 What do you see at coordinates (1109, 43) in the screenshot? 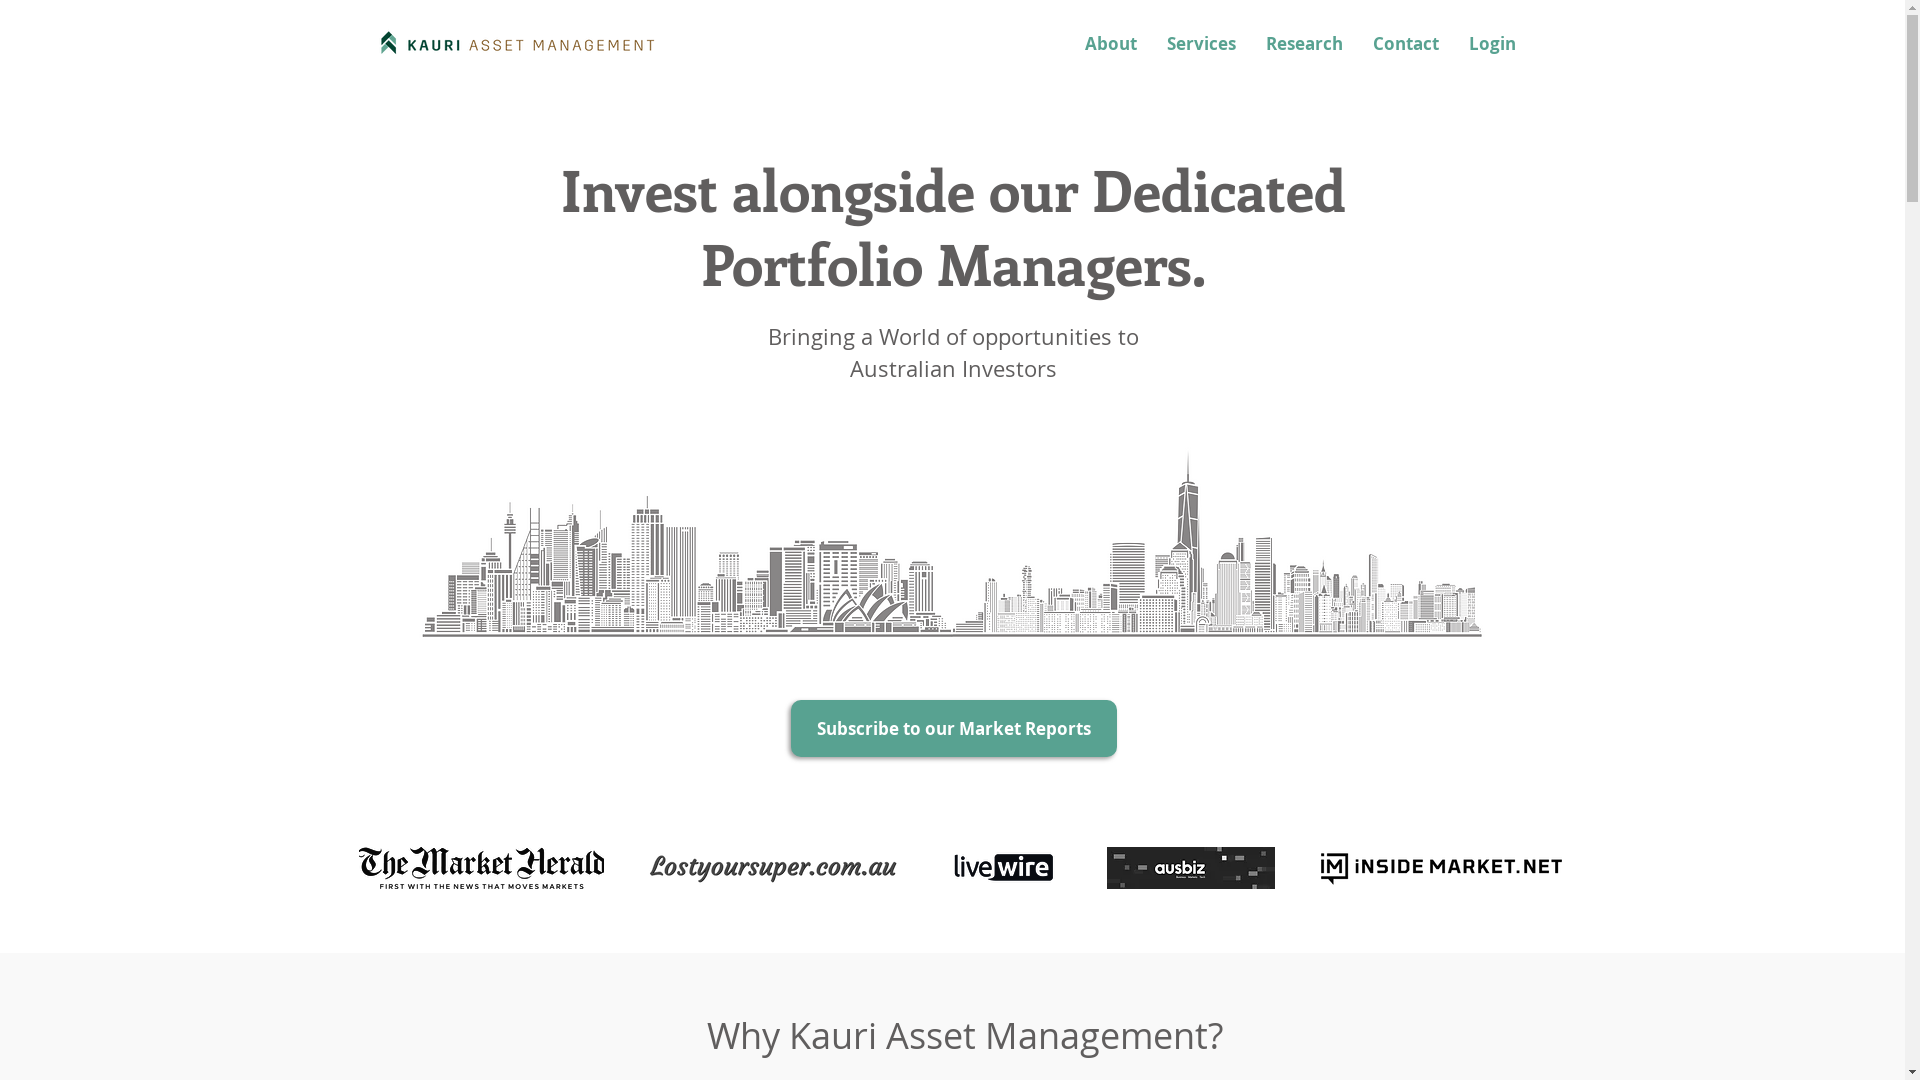
I see `'About'` at bounding box center [1109, 43].